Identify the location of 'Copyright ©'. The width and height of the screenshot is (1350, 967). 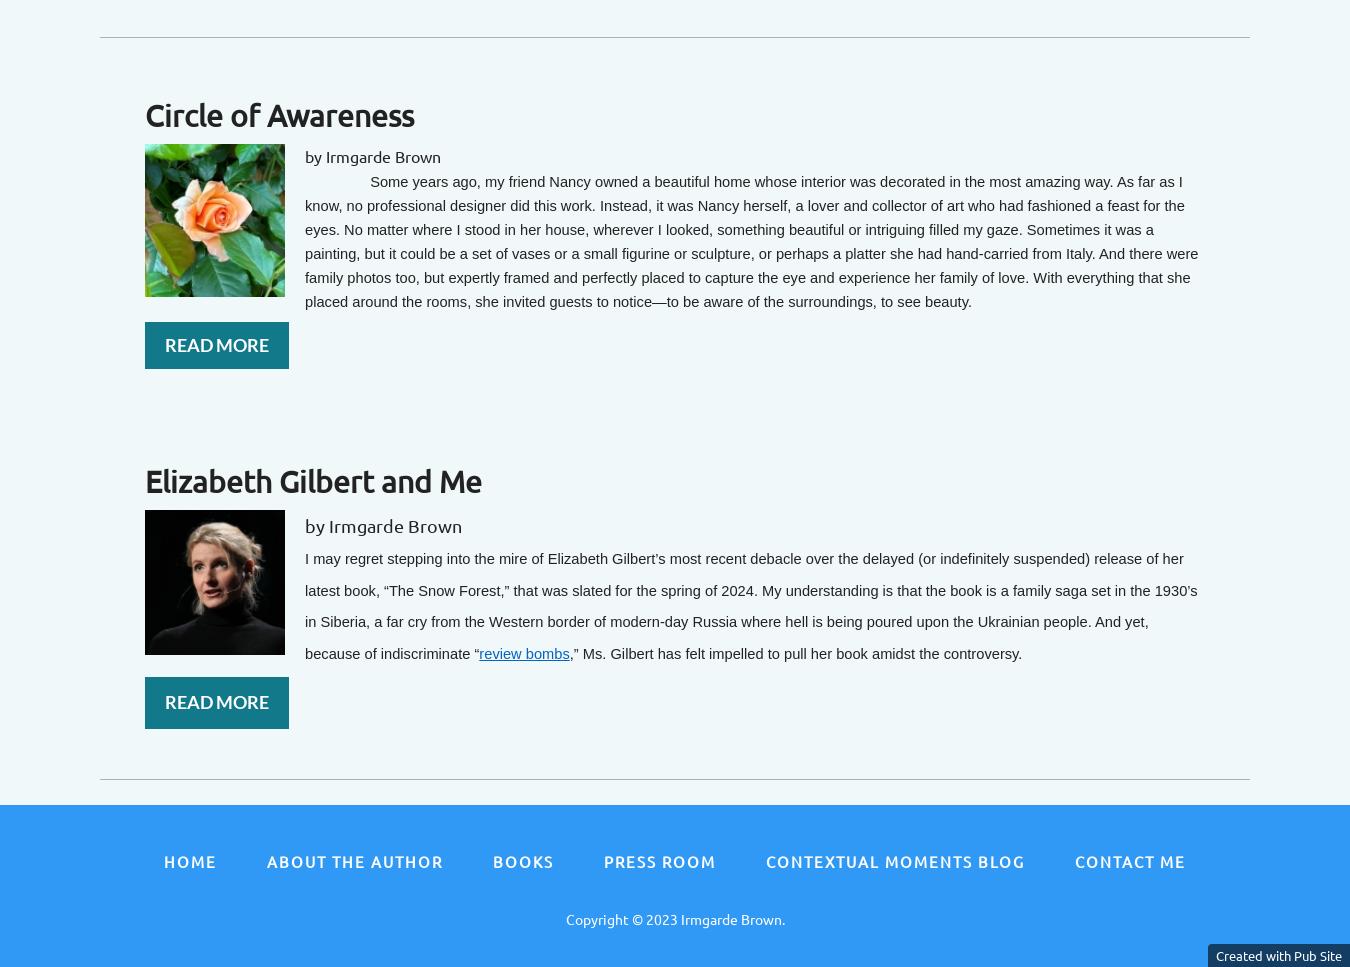
(604, 919).